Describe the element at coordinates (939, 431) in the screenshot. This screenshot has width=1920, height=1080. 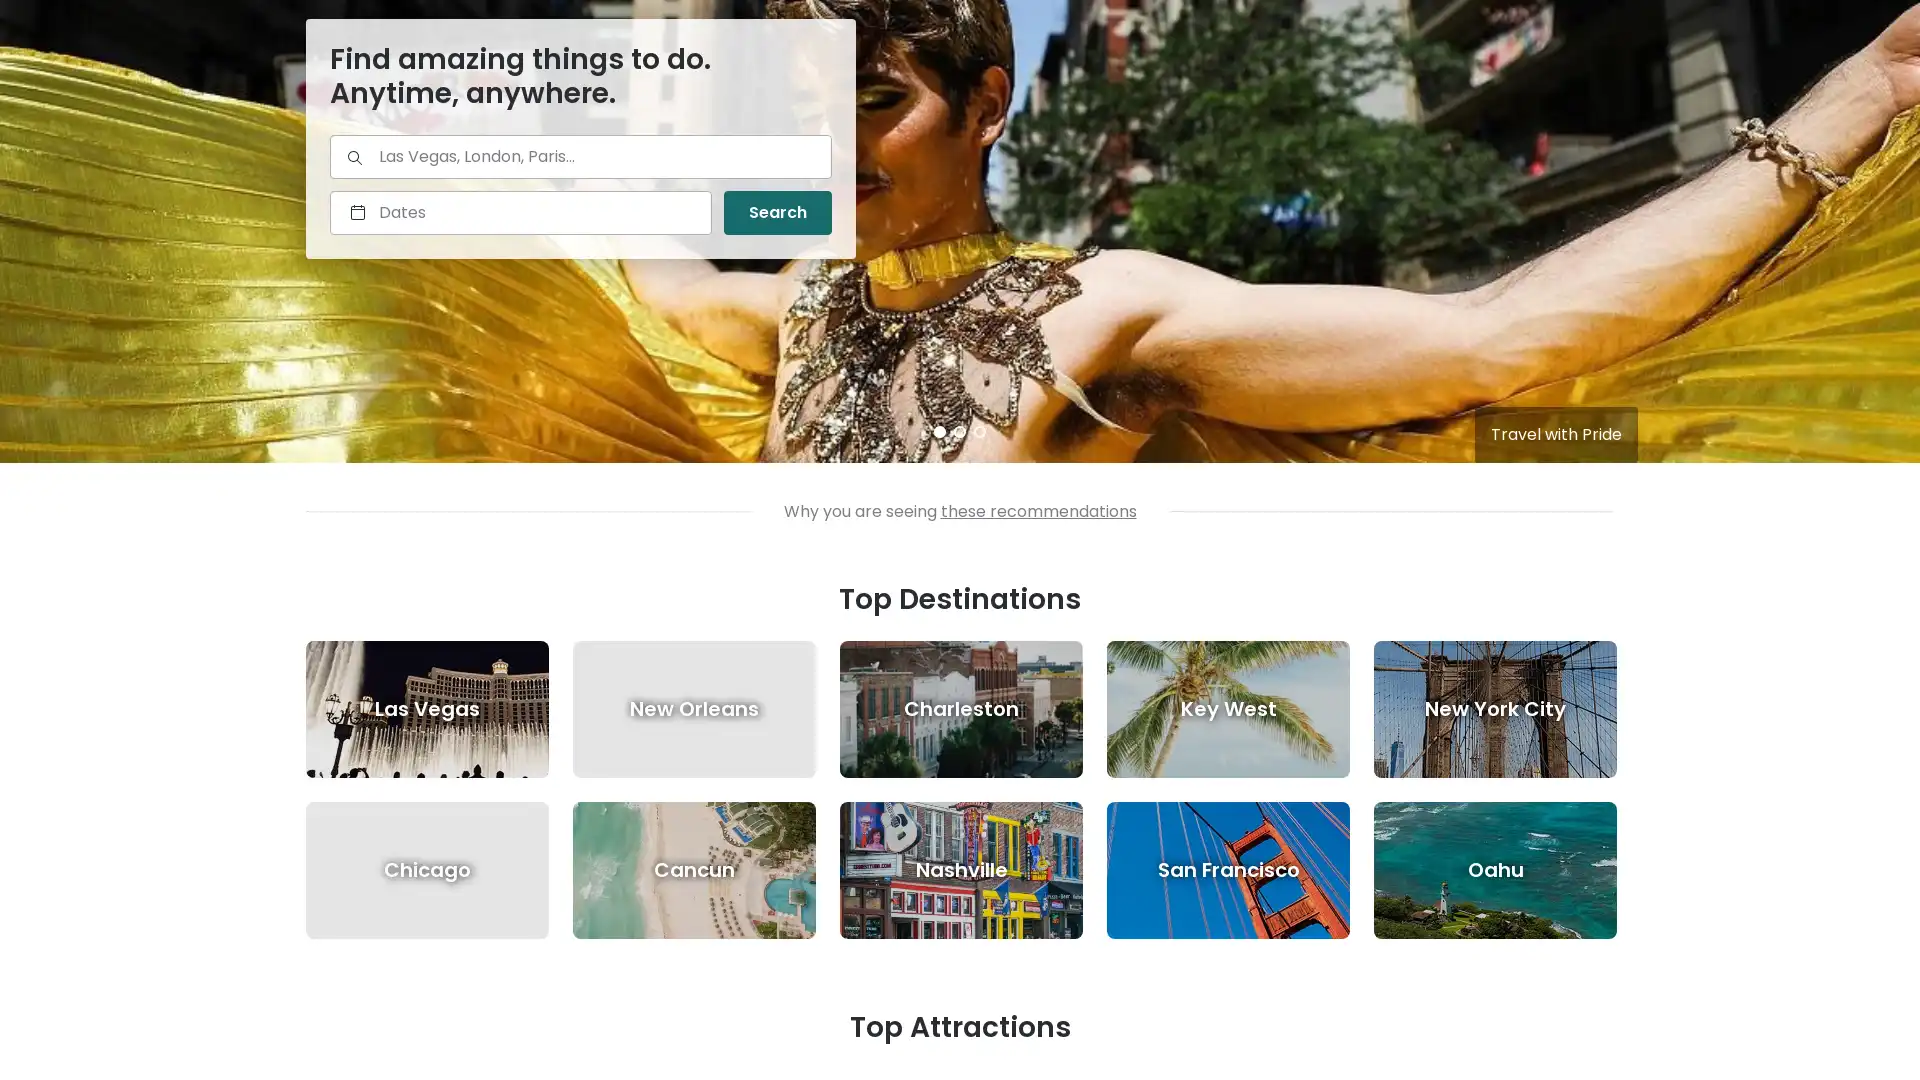
I see `1` at that location.